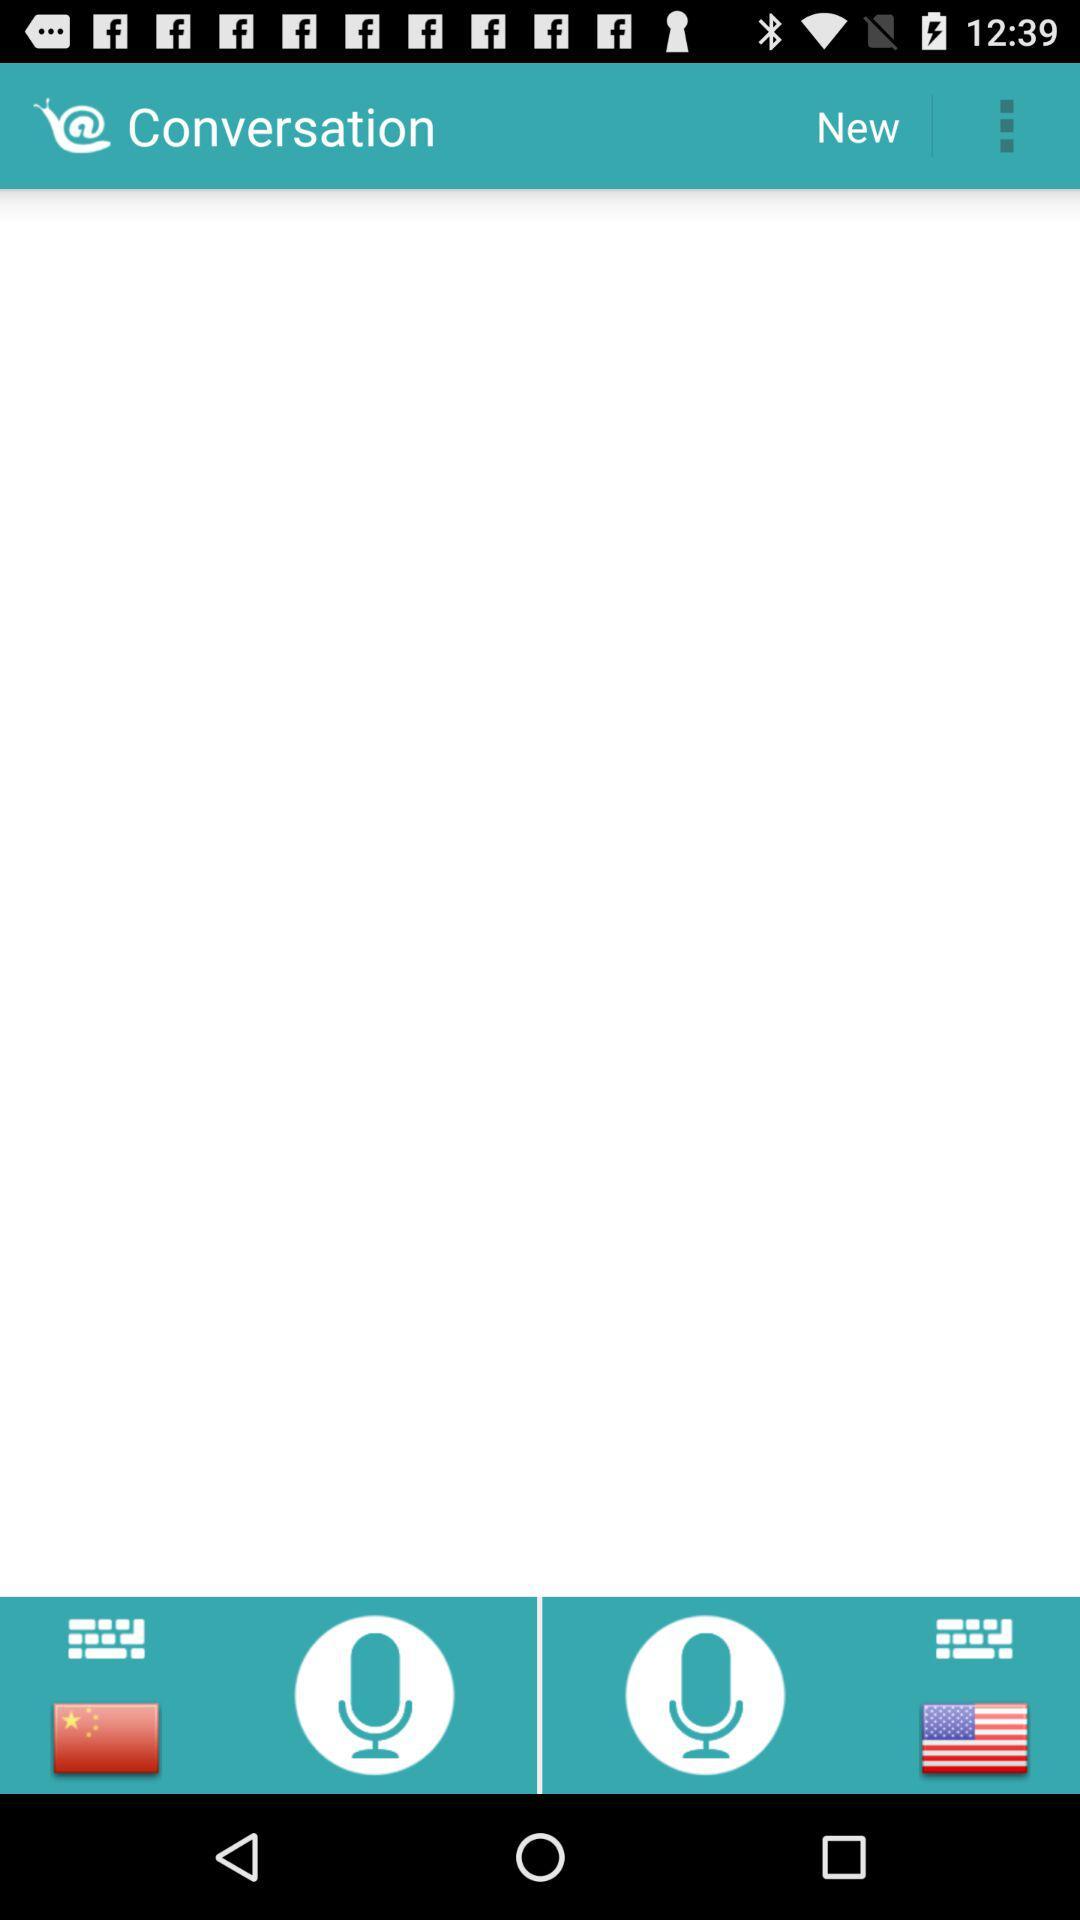 Image resolution: width=1080 pixels, height=1920 pixels. What do you see at coordinates (540, 885) in the screenshot?
I see `the item at the center` at bounding box center [540, 885].